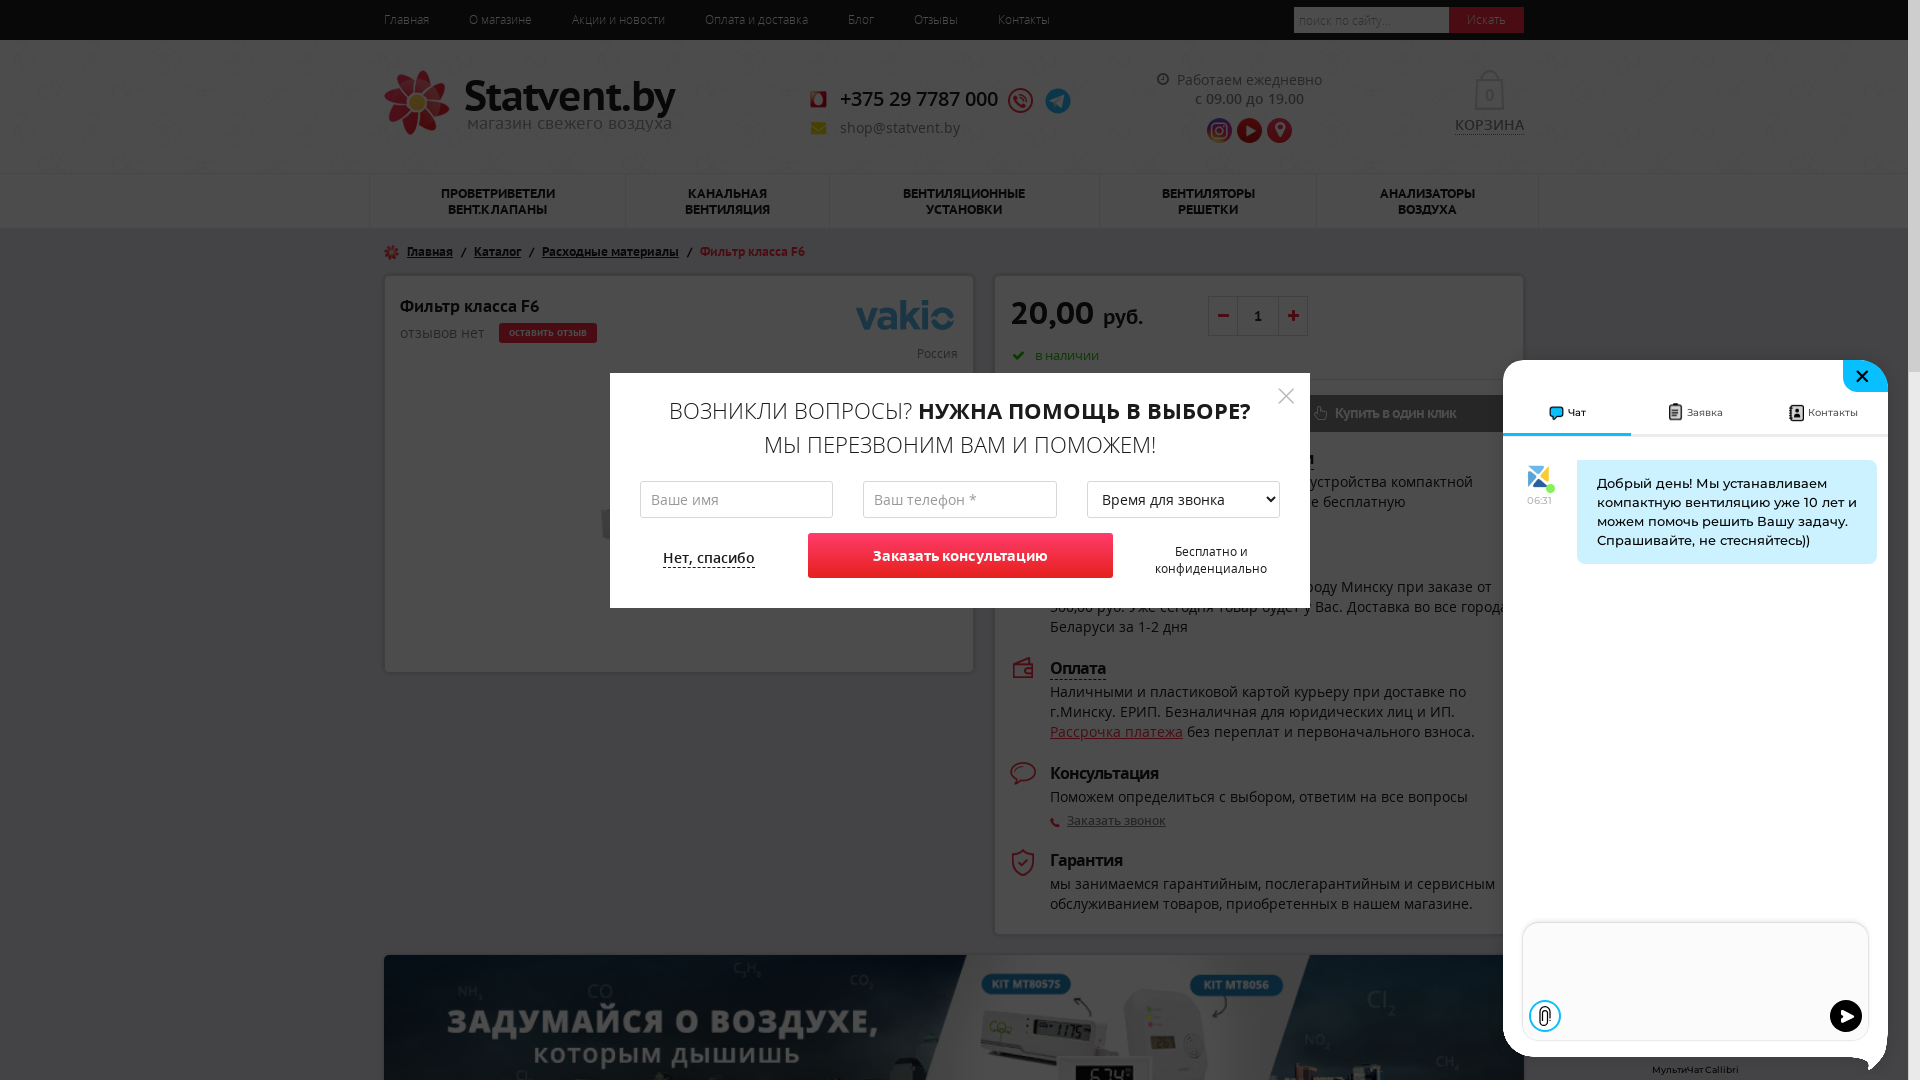 The height and width of the screenshot is (1080, 1920). Describe the element at coordinates (917, 98) in the screenshot. I see `'+375 29 7787 000'` at that location.